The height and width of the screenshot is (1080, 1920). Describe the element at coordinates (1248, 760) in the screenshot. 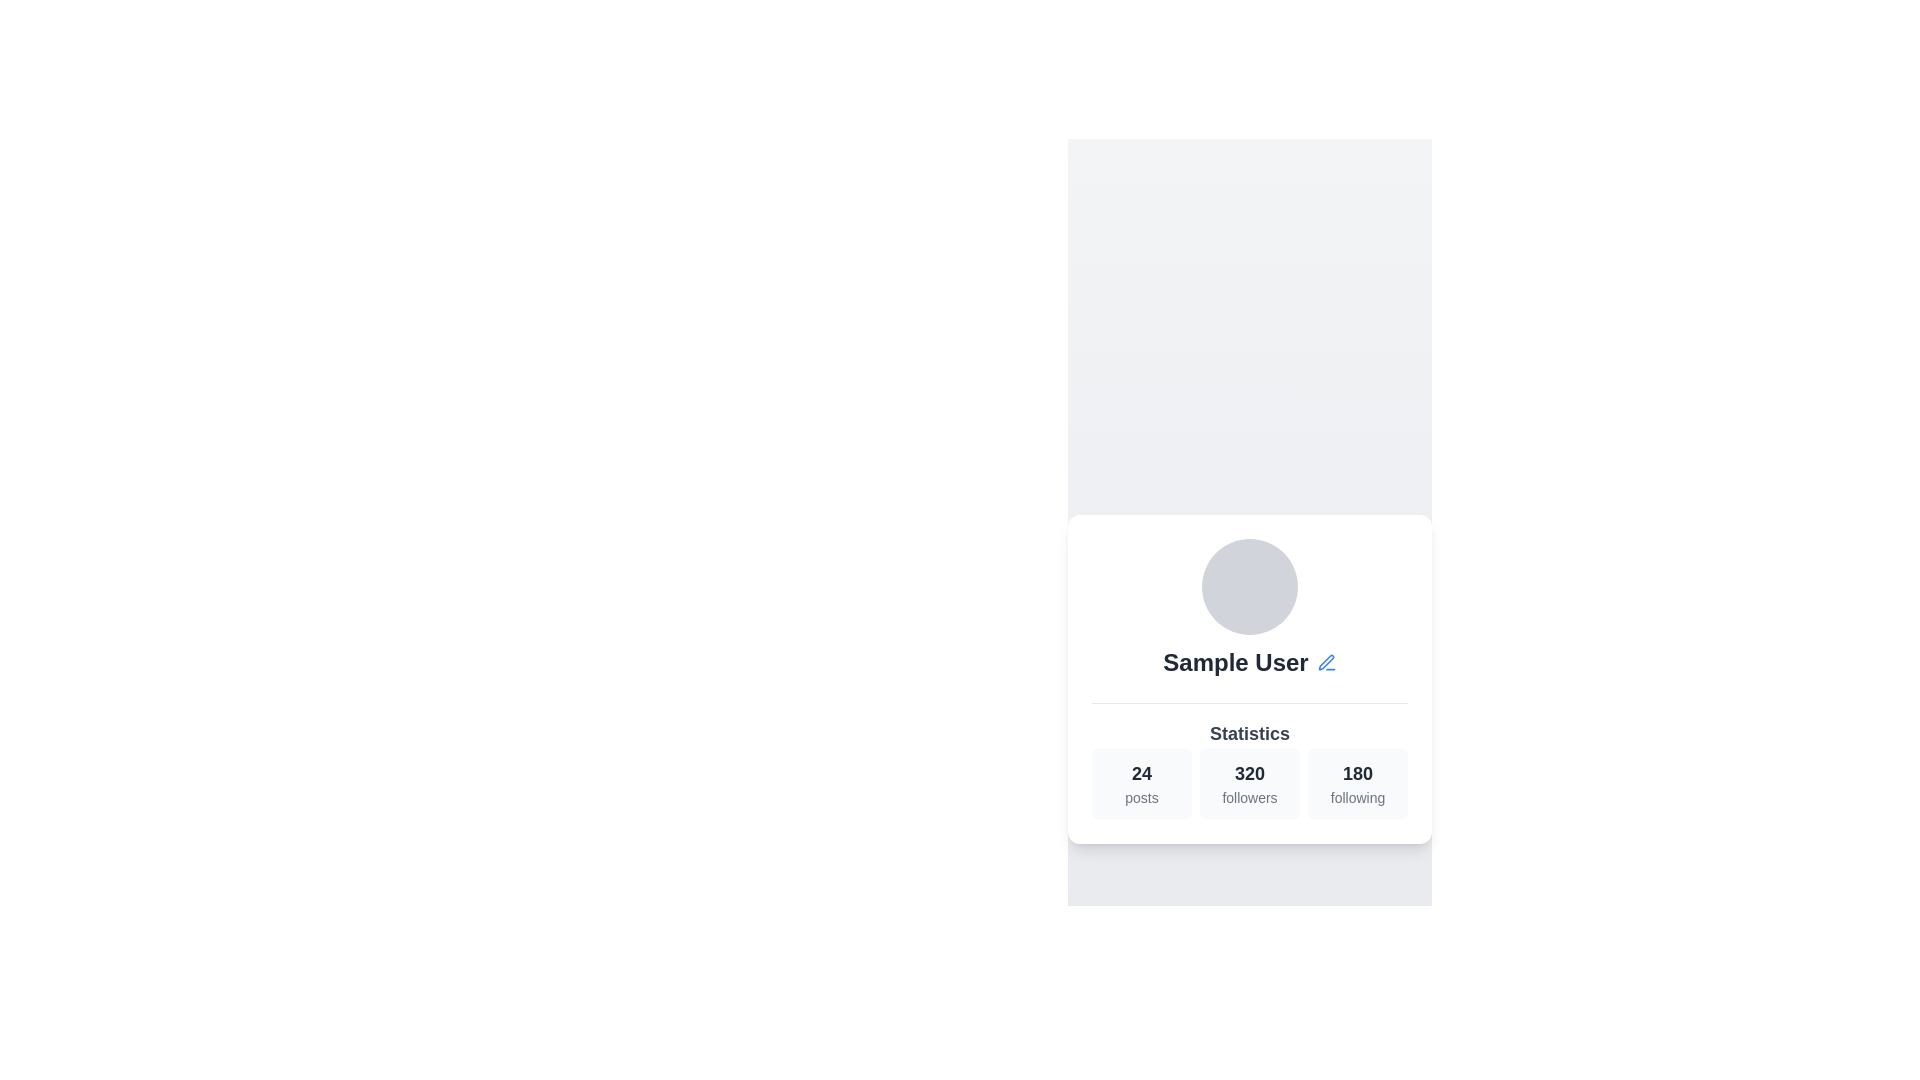

I see `the Data display grid that shows '24 posts', '320 followers', and '180 following' under the header 'Statistics' for a tooltip, if available` at that location.